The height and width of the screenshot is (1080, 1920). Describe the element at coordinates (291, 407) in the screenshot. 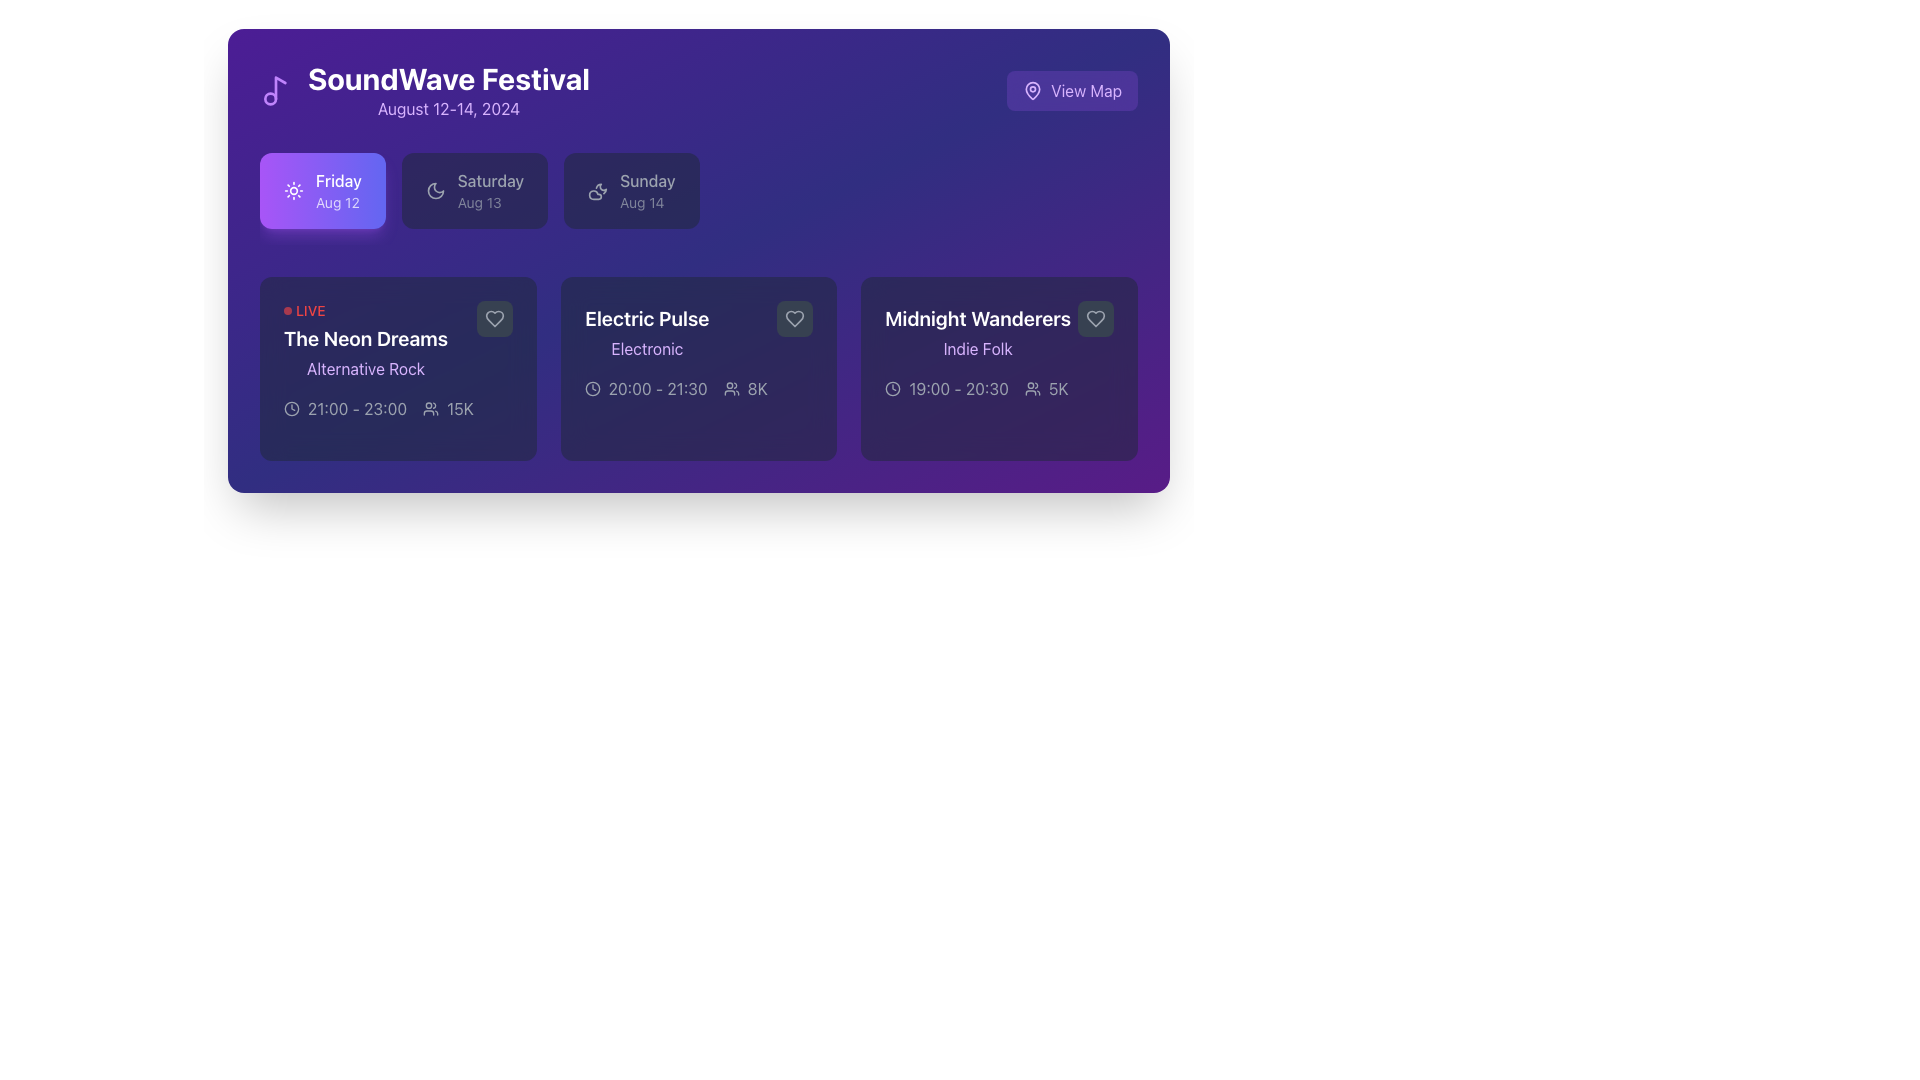

I see `the SVG circle graphic that represents the boundary of a circular clock face in the clock icon, located adjacent to the 'Sunday, Aug 14' button` at that location.